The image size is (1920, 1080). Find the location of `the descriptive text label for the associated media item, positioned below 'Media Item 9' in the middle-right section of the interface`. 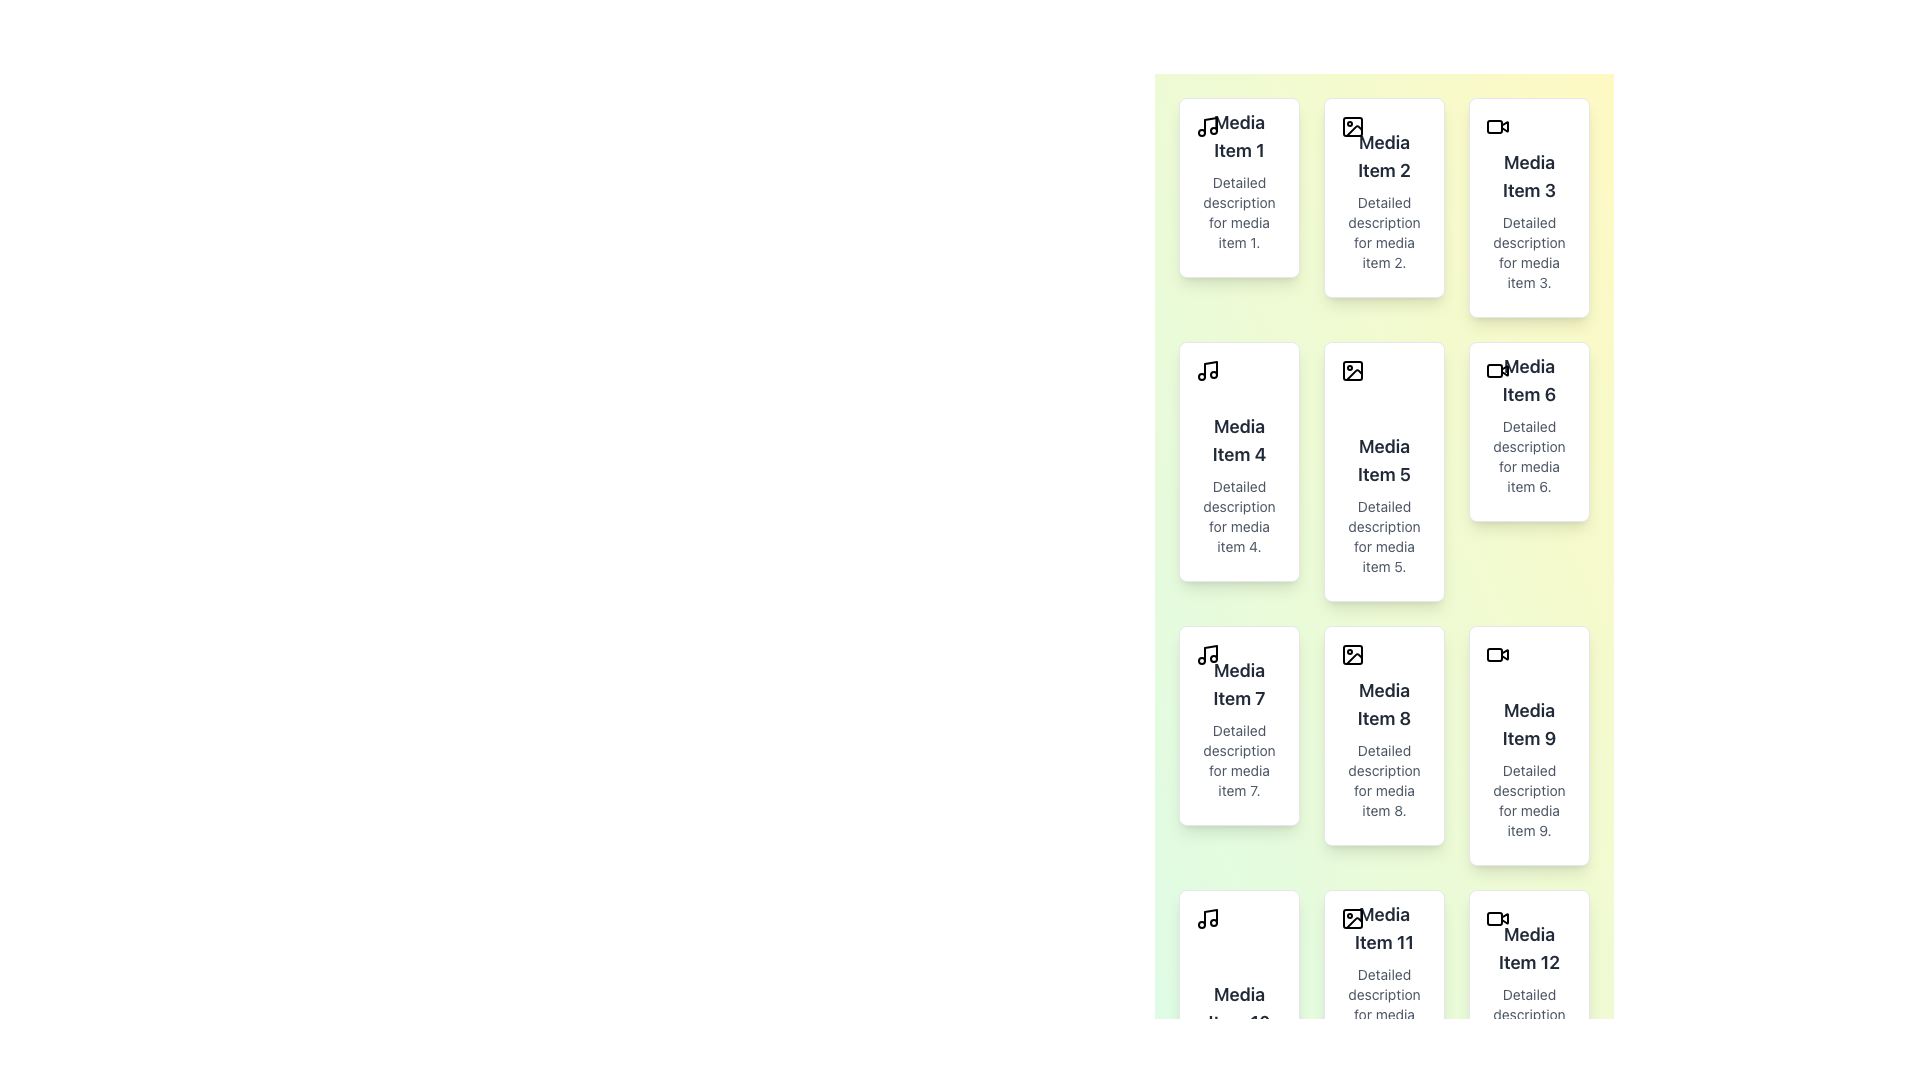

the descriptive text label for the associated media item, positioned below 'Media Item 9' in the middle-right section of the interface is located at coordinates (1528, 800).